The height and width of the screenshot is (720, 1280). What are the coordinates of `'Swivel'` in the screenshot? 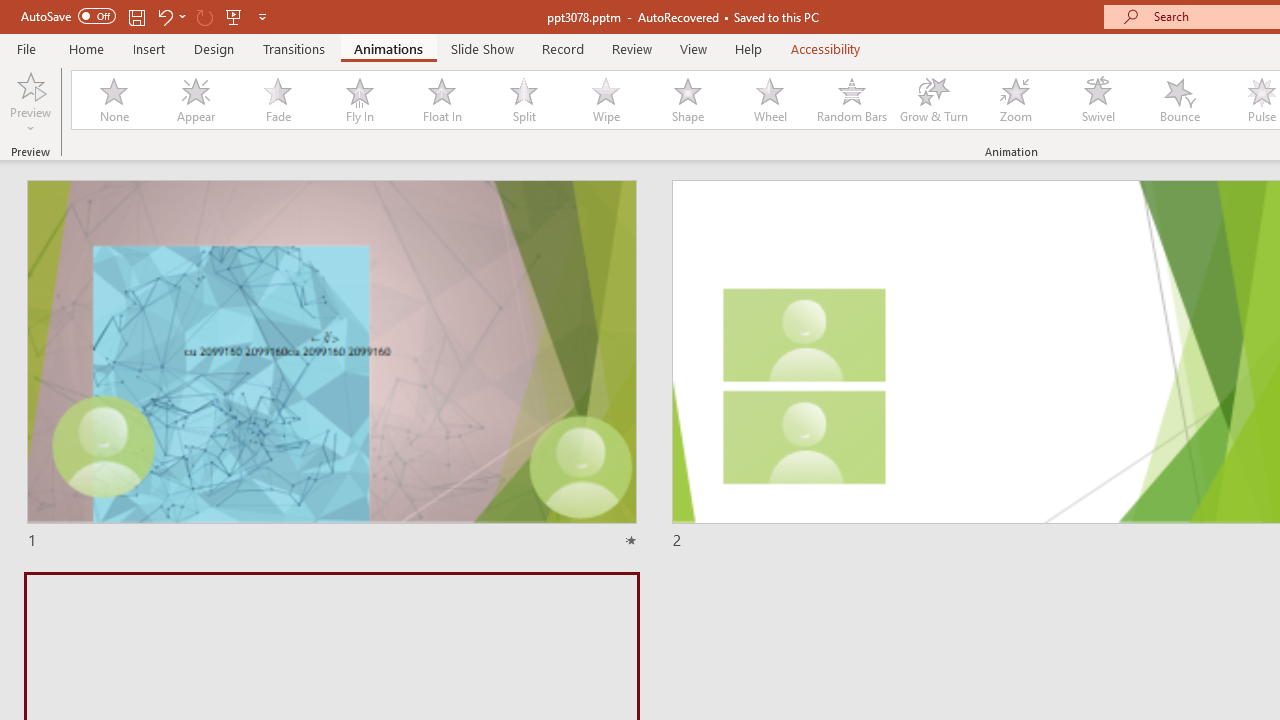 It's located at (1097, 100).